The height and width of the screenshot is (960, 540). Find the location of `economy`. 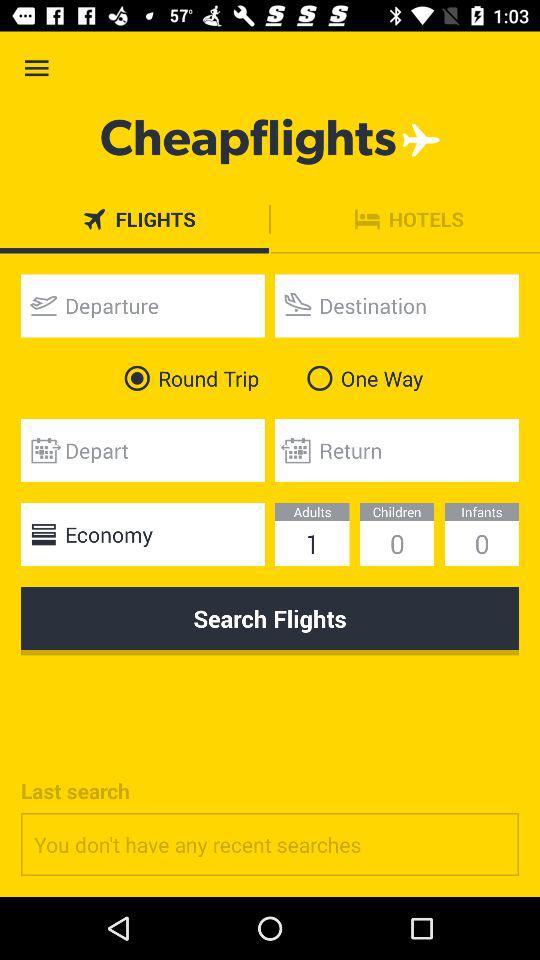

economy is located at coordinates (141, 533).